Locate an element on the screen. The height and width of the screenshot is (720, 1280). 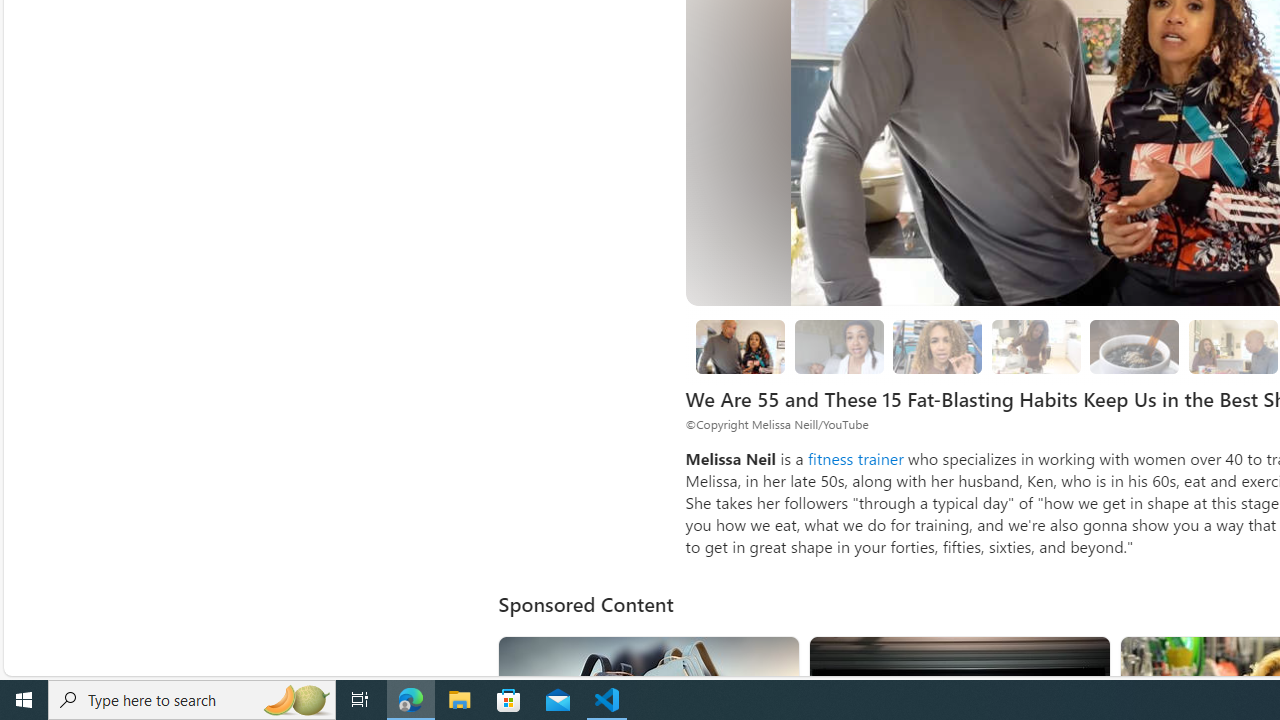
'8 Be Mindful of Coffee' is located at coordinates (1134, 346).